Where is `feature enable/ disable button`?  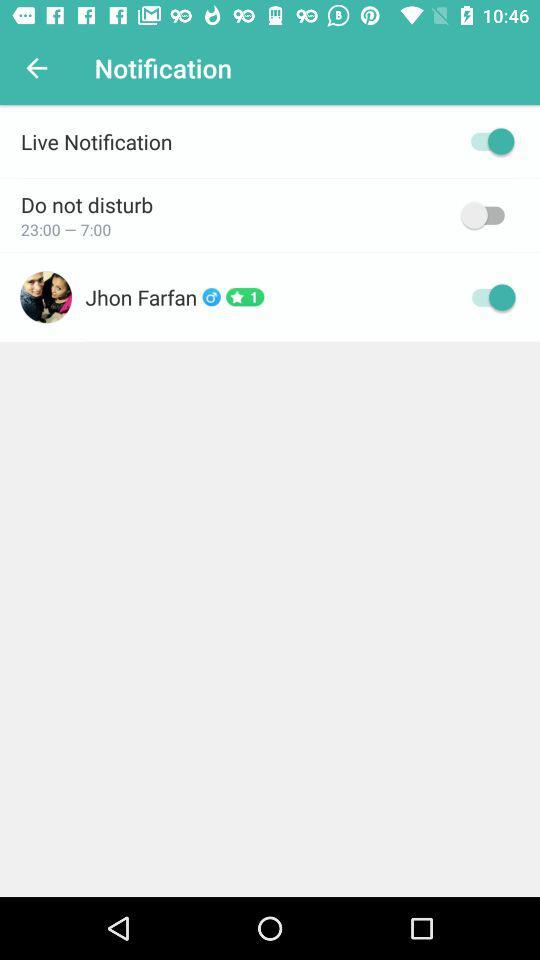
feature enable/ disable button is located at coordinates (486, 215).